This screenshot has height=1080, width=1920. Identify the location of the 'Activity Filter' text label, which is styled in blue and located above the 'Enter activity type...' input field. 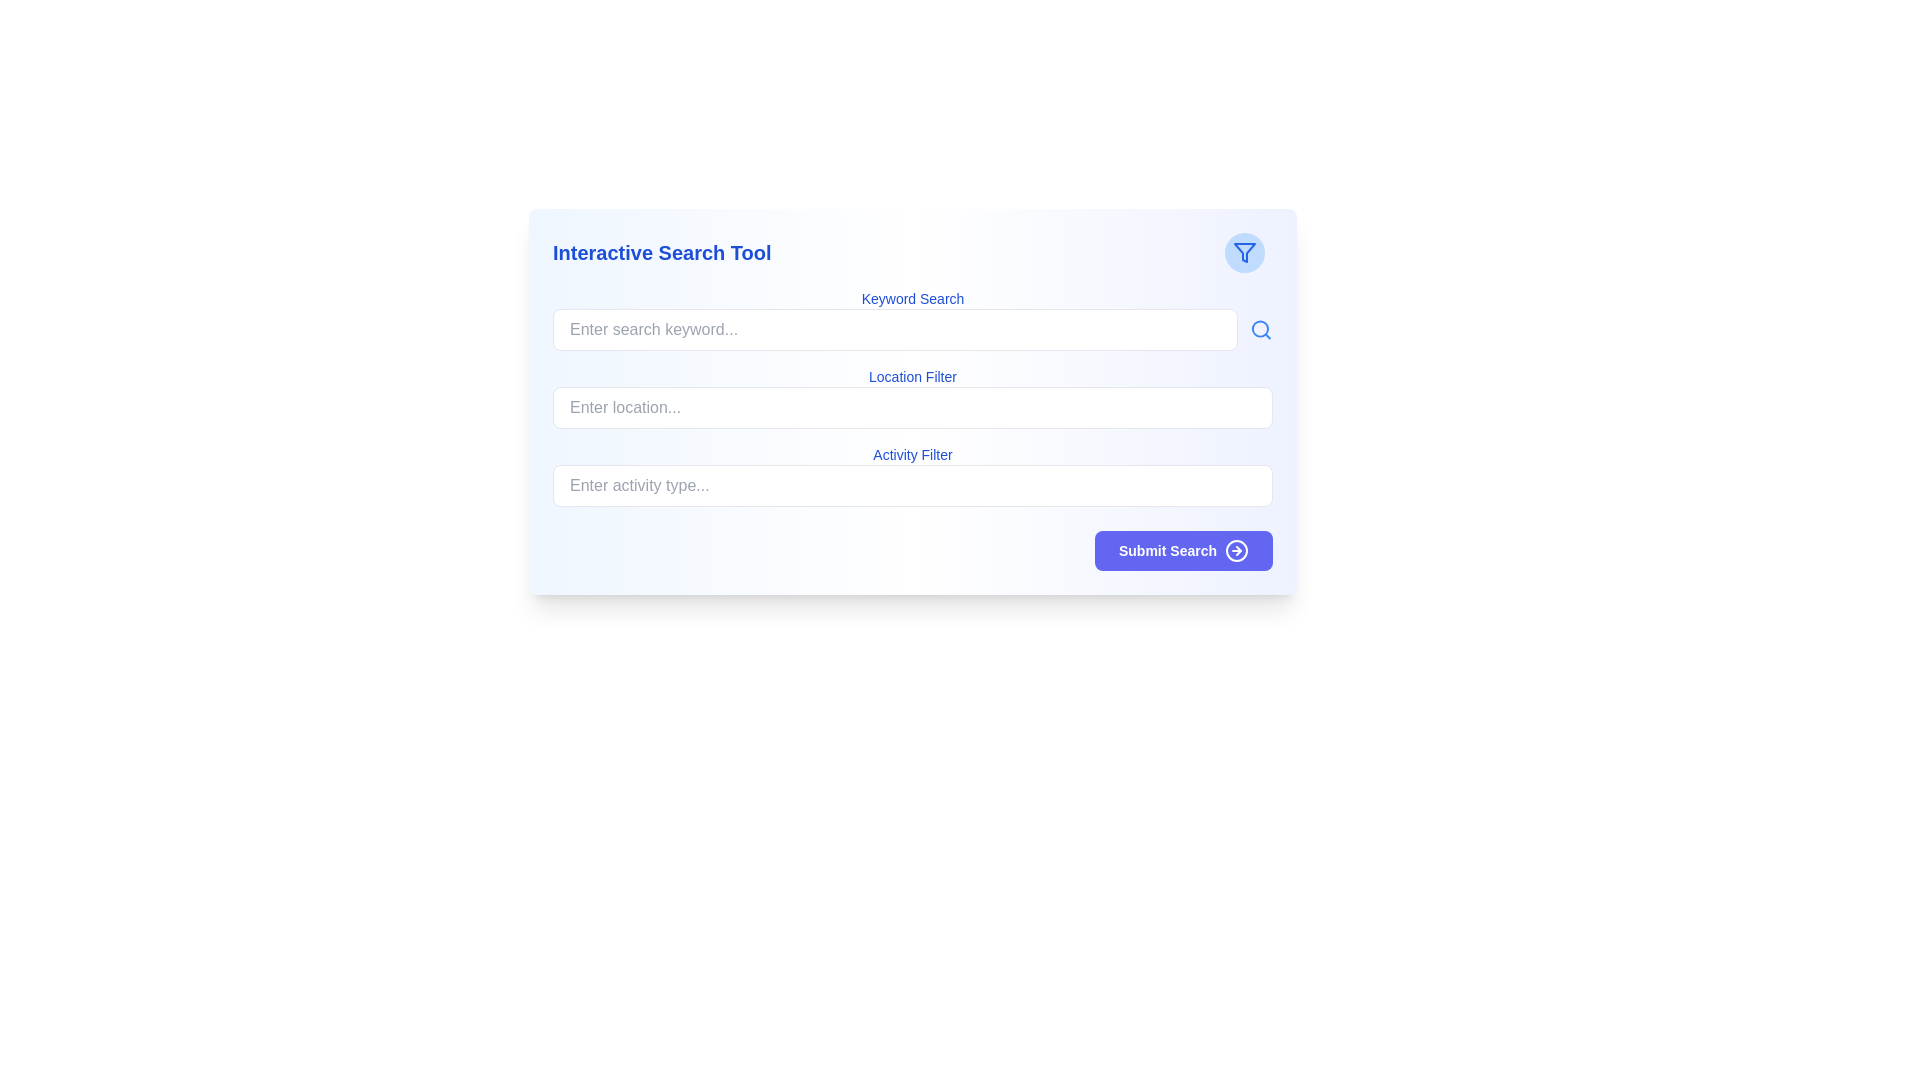
(911, 455).